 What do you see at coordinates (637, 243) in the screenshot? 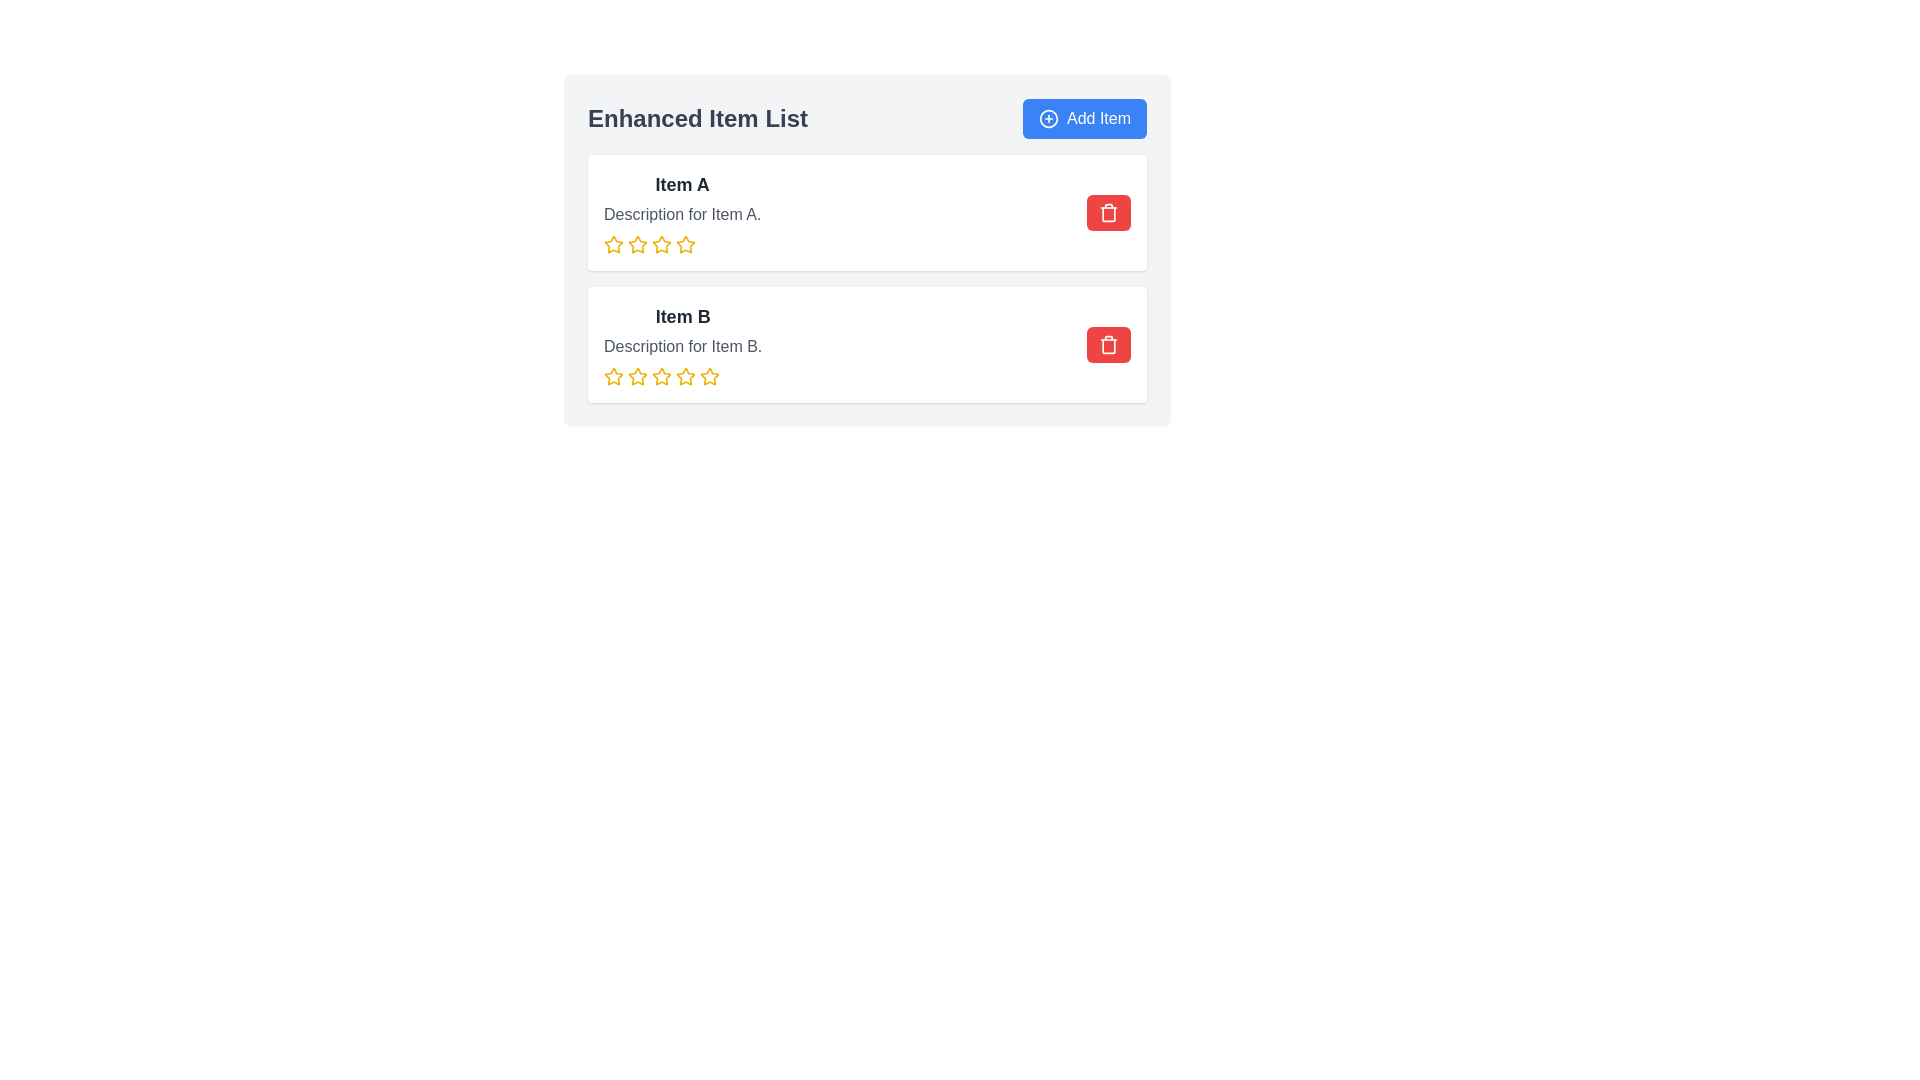
I see `the second star icon in the rating section of 'Item A'` at bounding box center [637, 243].